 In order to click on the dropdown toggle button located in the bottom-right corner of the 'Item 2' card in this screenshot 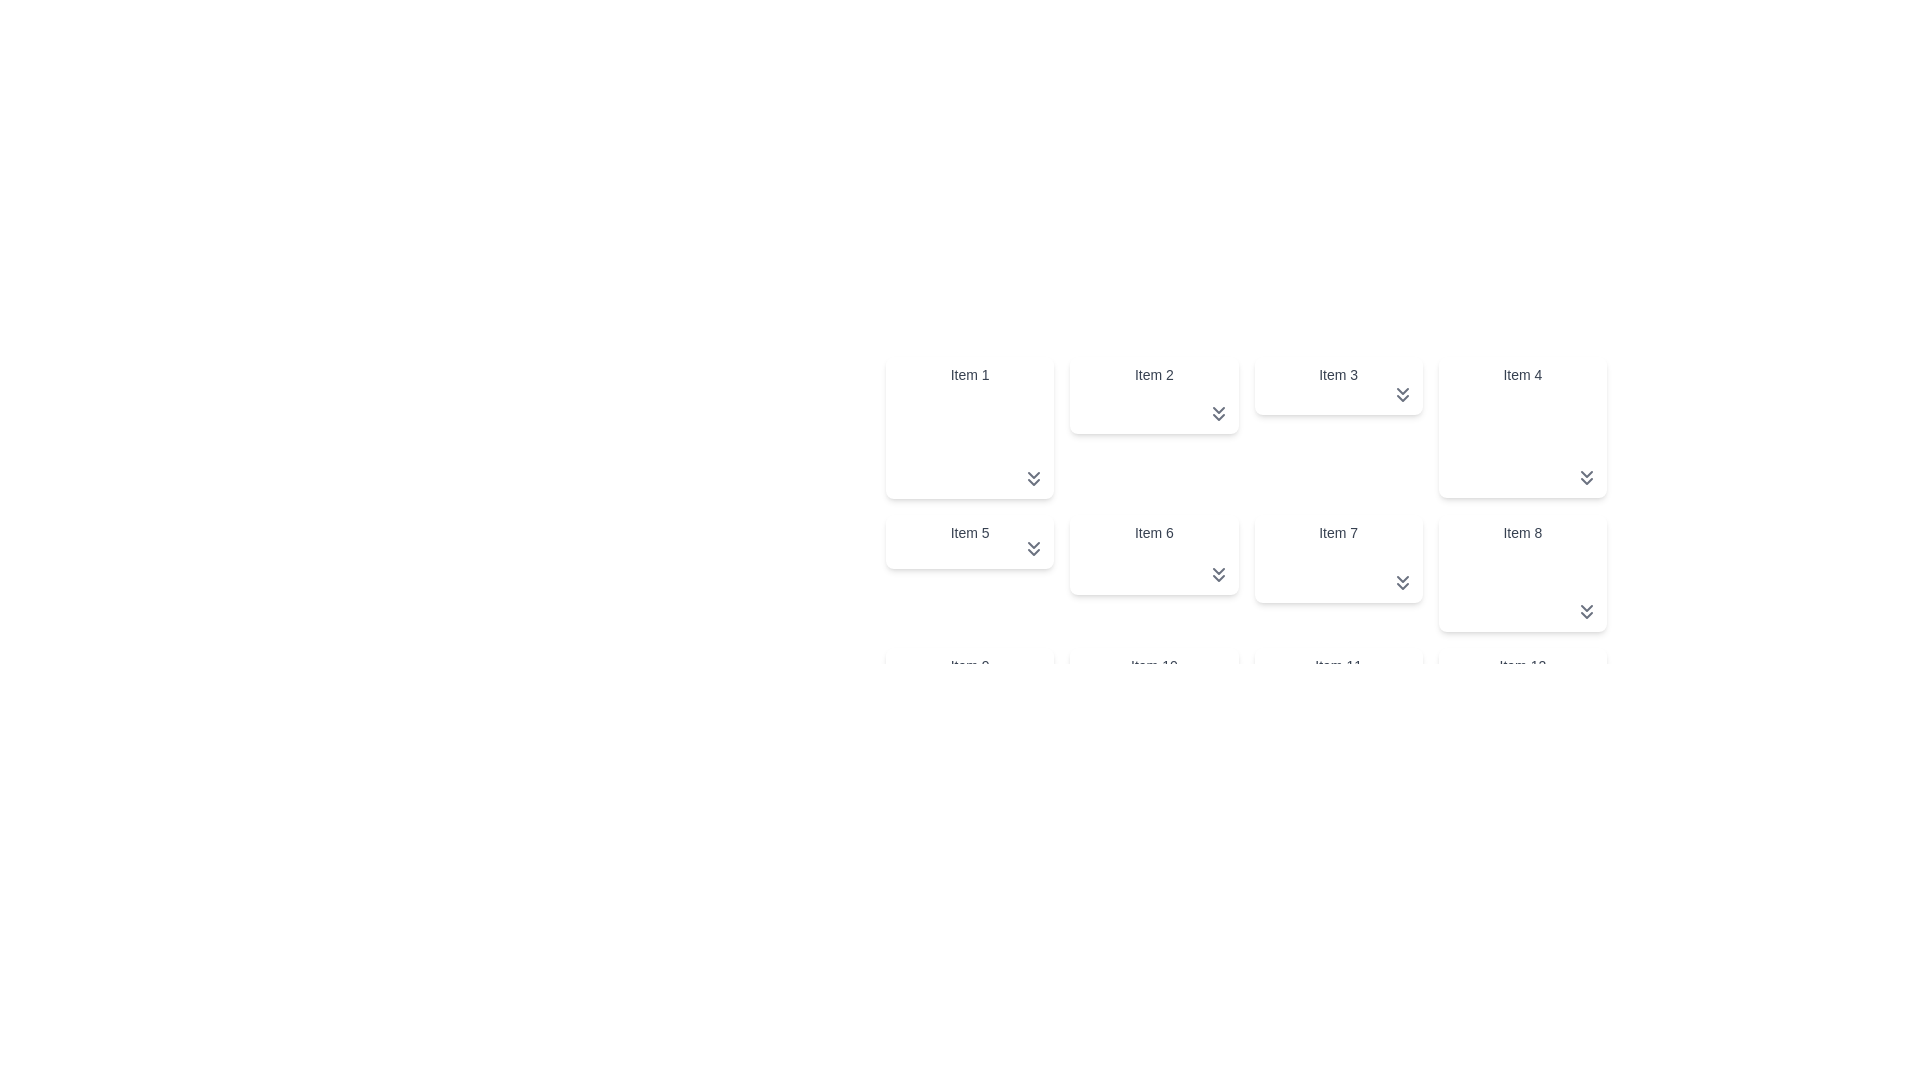, I will do `click(1217, 413)`.